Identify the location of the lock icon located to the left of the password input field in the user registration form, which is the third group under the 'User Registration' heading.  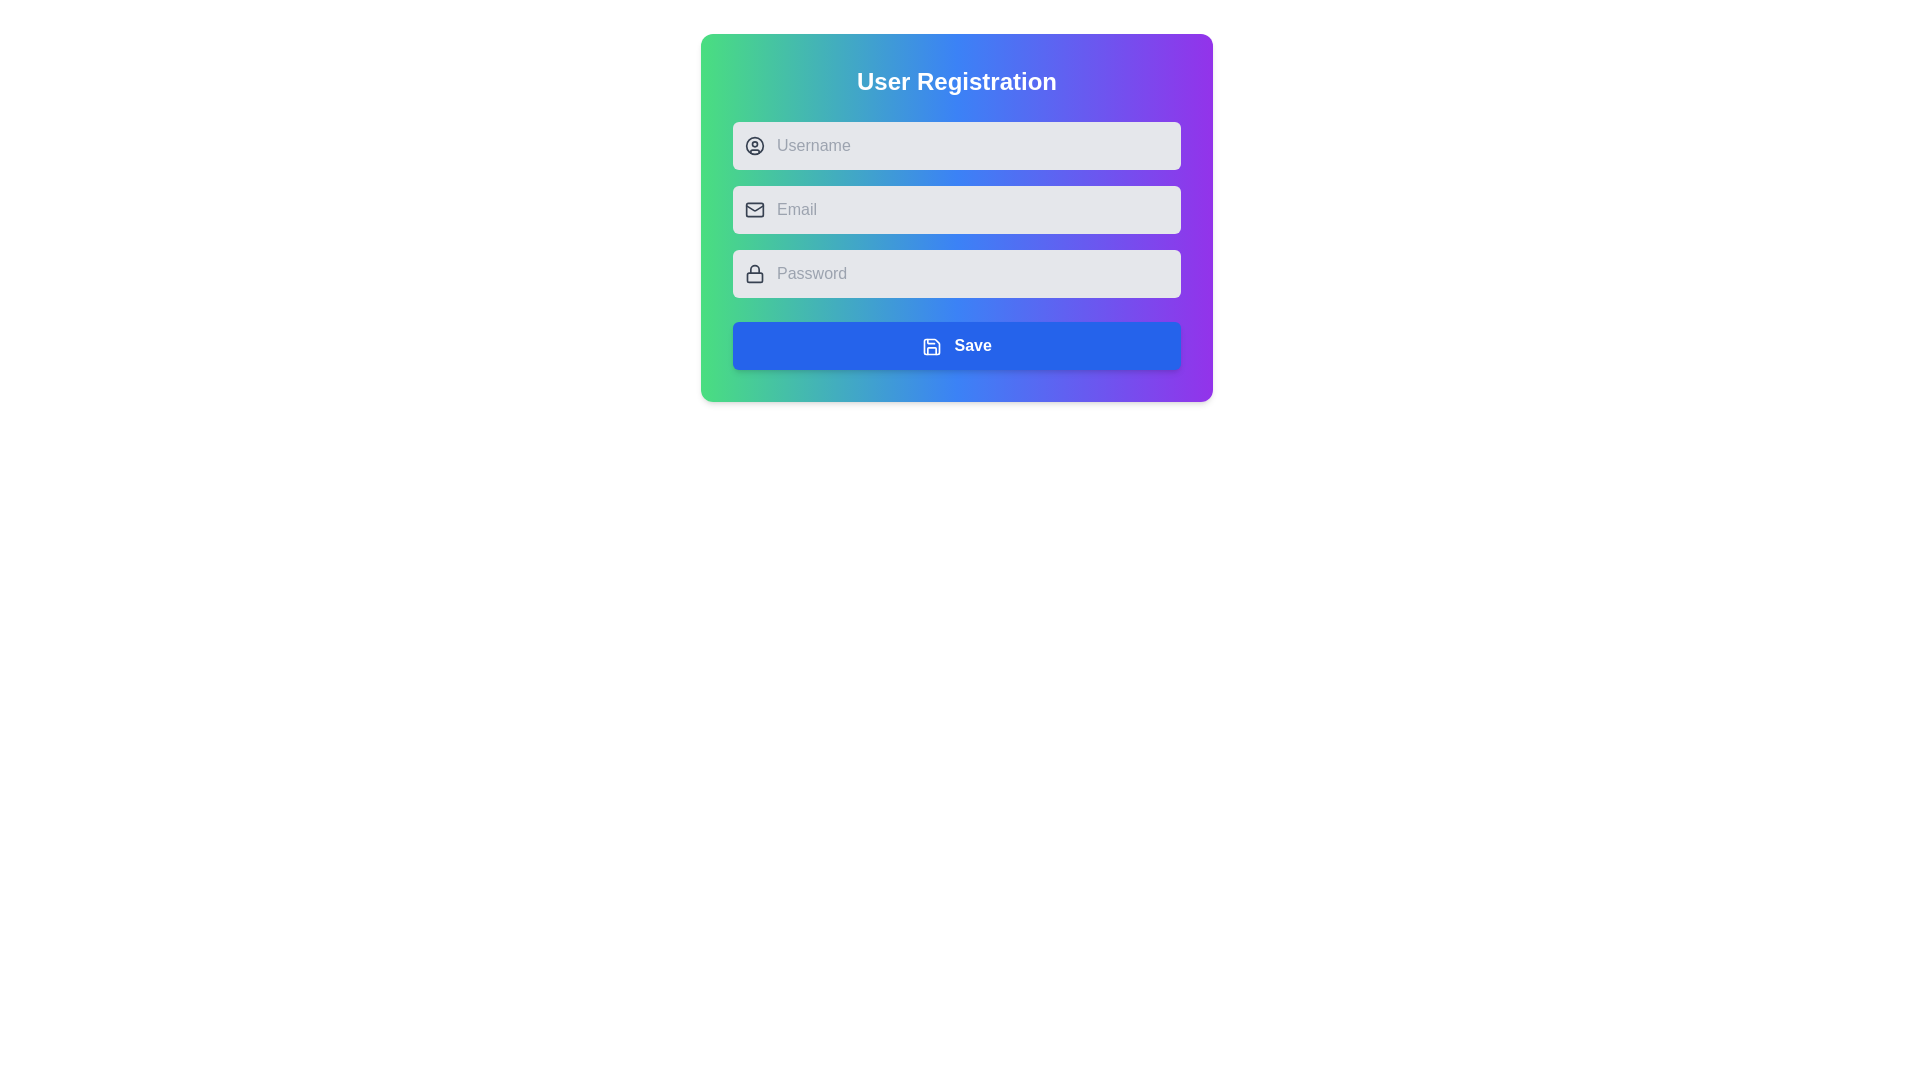
(753, 273).